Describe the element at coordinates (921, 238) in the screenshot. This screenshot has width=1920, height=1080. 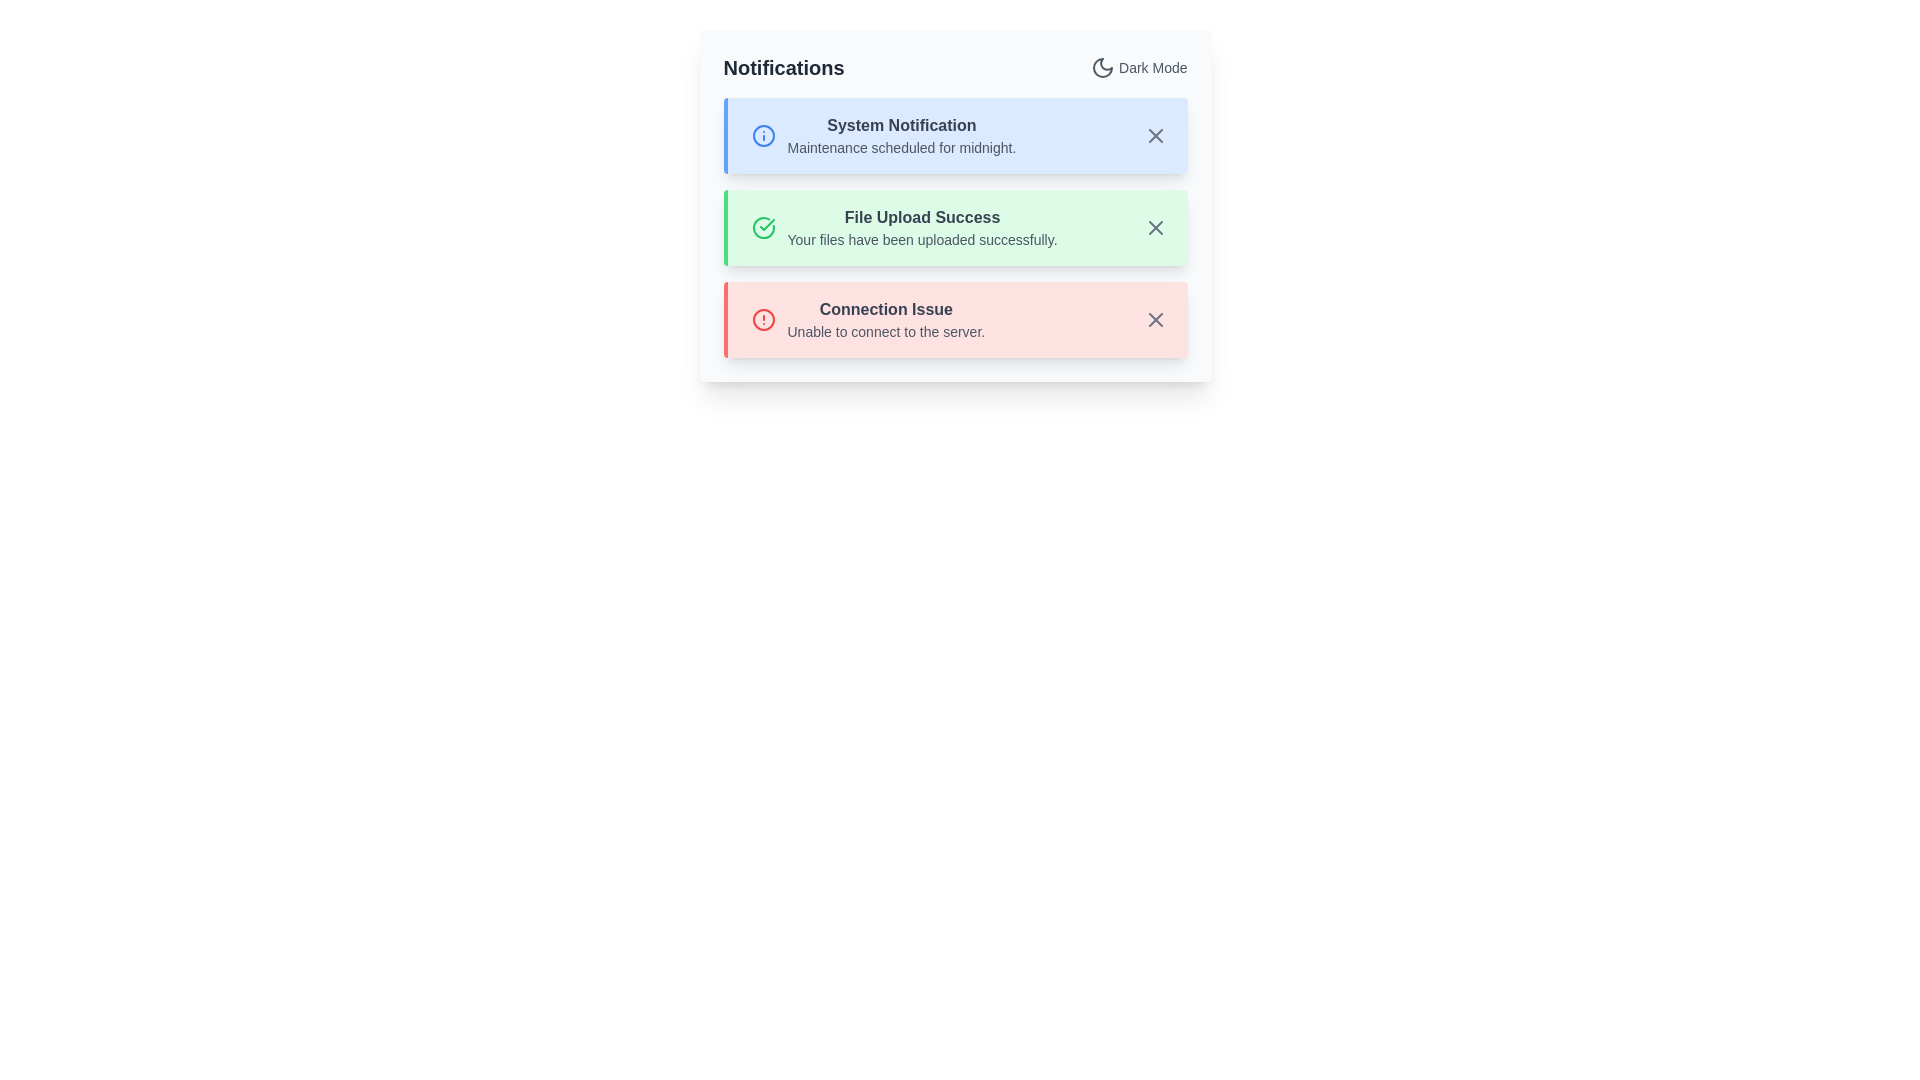
I see `text display that shows 'Your files have been uploaded successfully.' which is located below the heading 'File Upload Success.'` at that location.